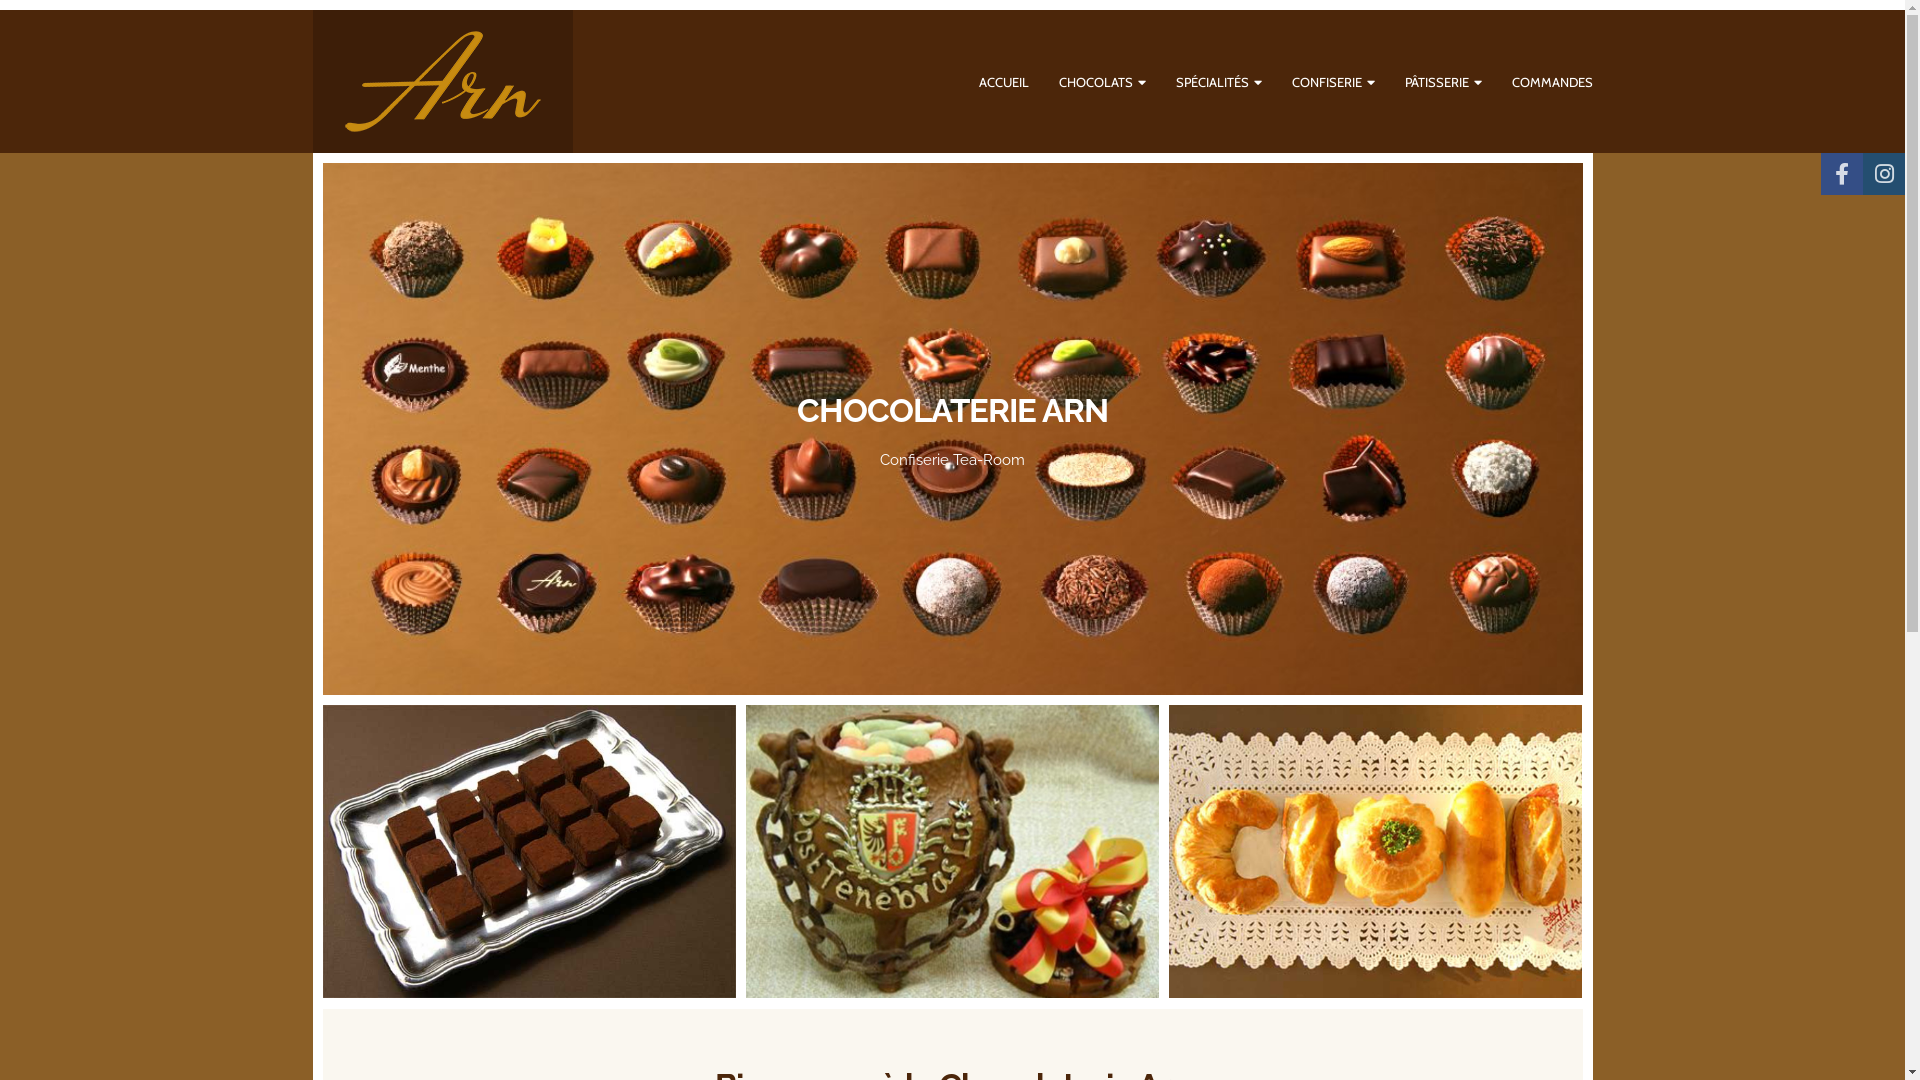  What do you see at coordinates (1003, 80) in the screenshot?
I see `'ACCUEIL'` at bounding box center [1003, 80].